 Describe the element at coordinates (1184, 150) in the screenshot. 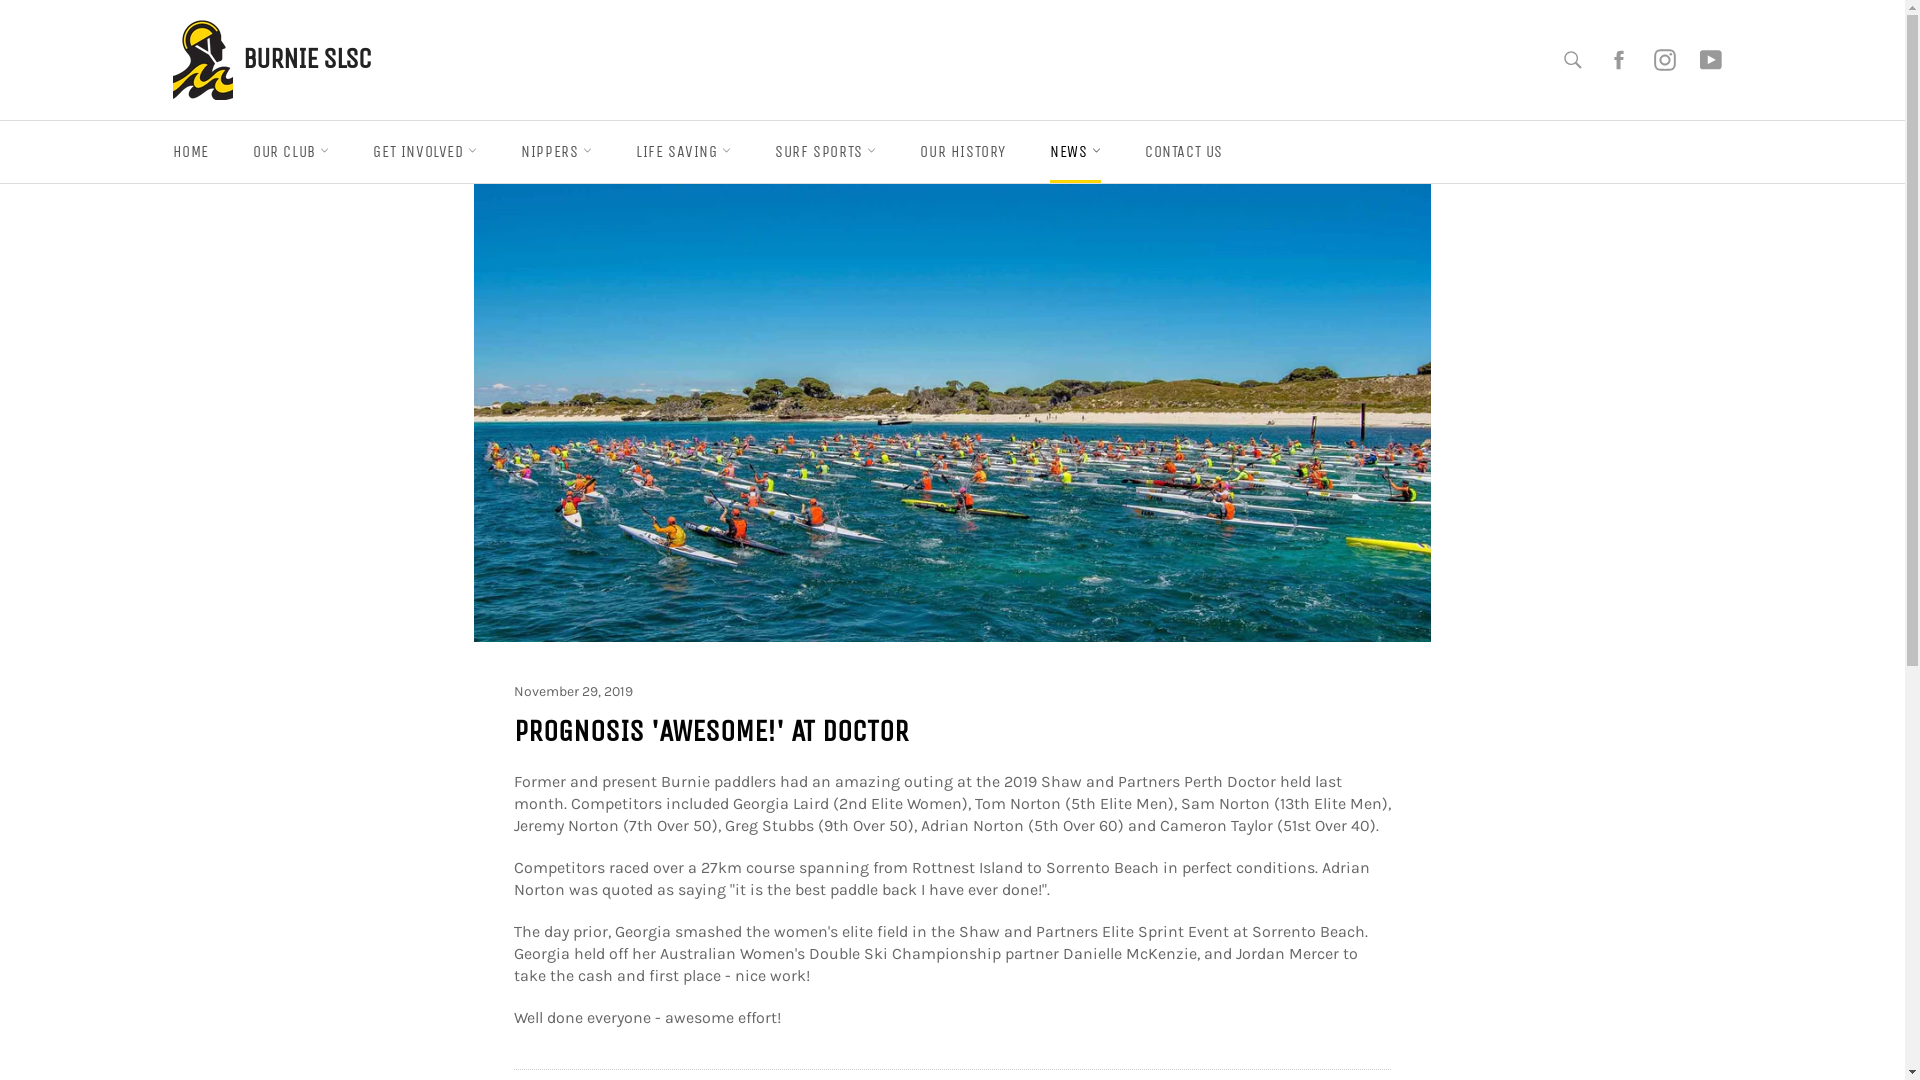

I see `'CONTACT US'` at that location.